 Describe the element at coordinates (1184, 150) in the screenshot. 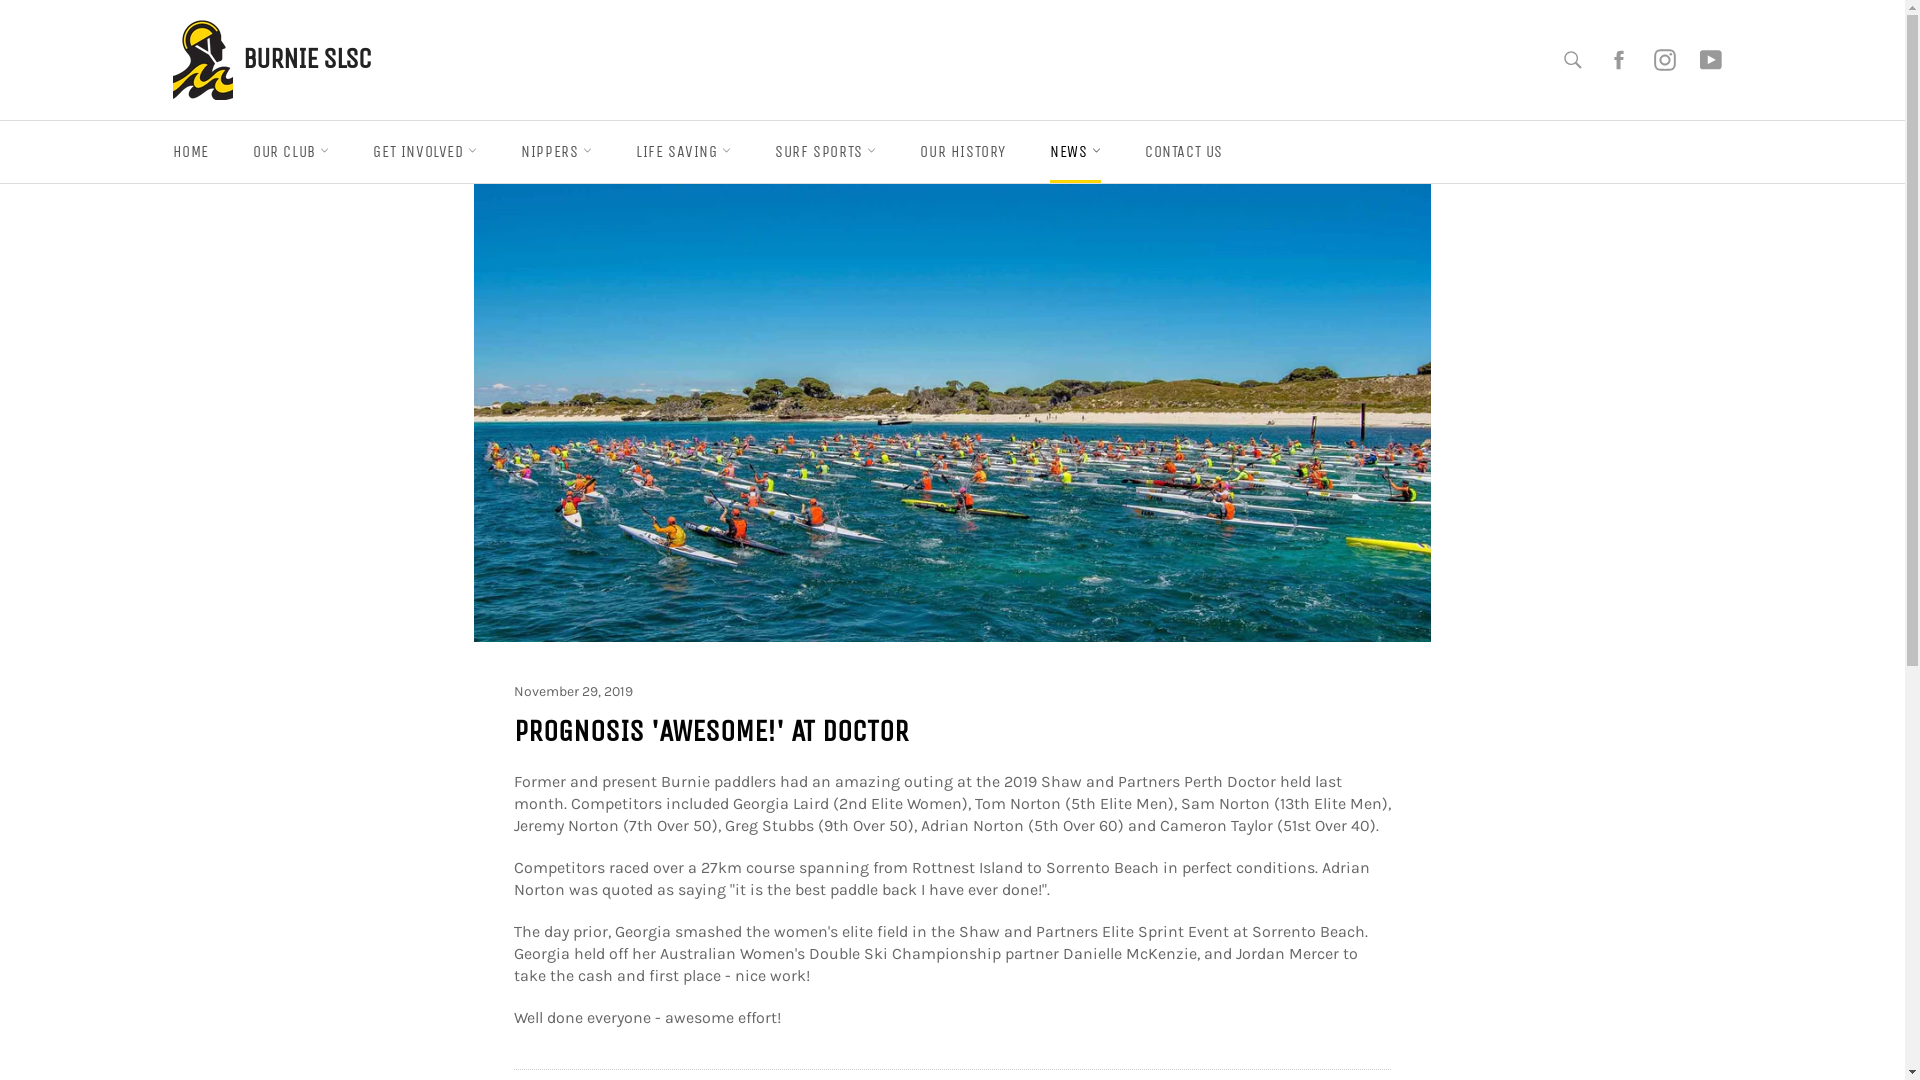

I see `'CONTACT US'` at that location.